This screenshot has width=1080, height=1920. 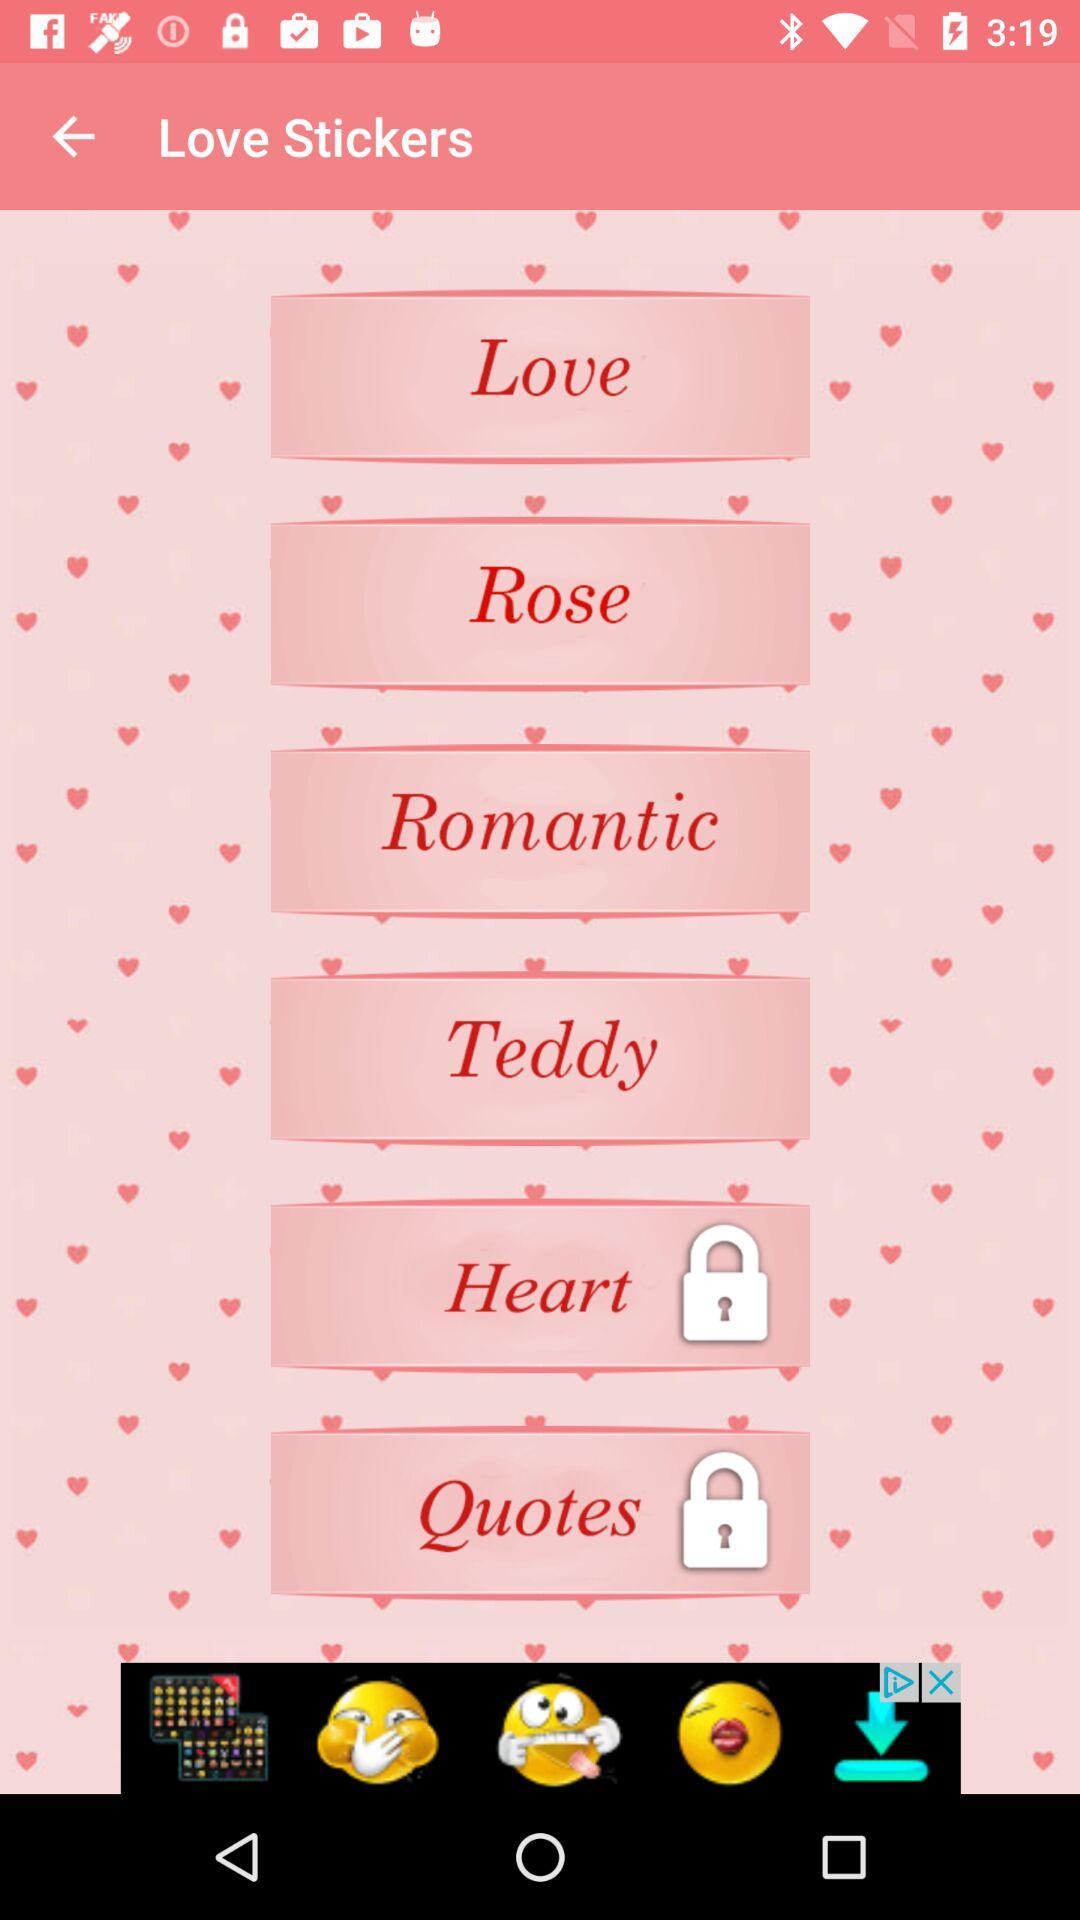 What do you see at coordinates (540, 1057) in the screenshot?
I see `the teddy option` at bounding box center [540, 1057].